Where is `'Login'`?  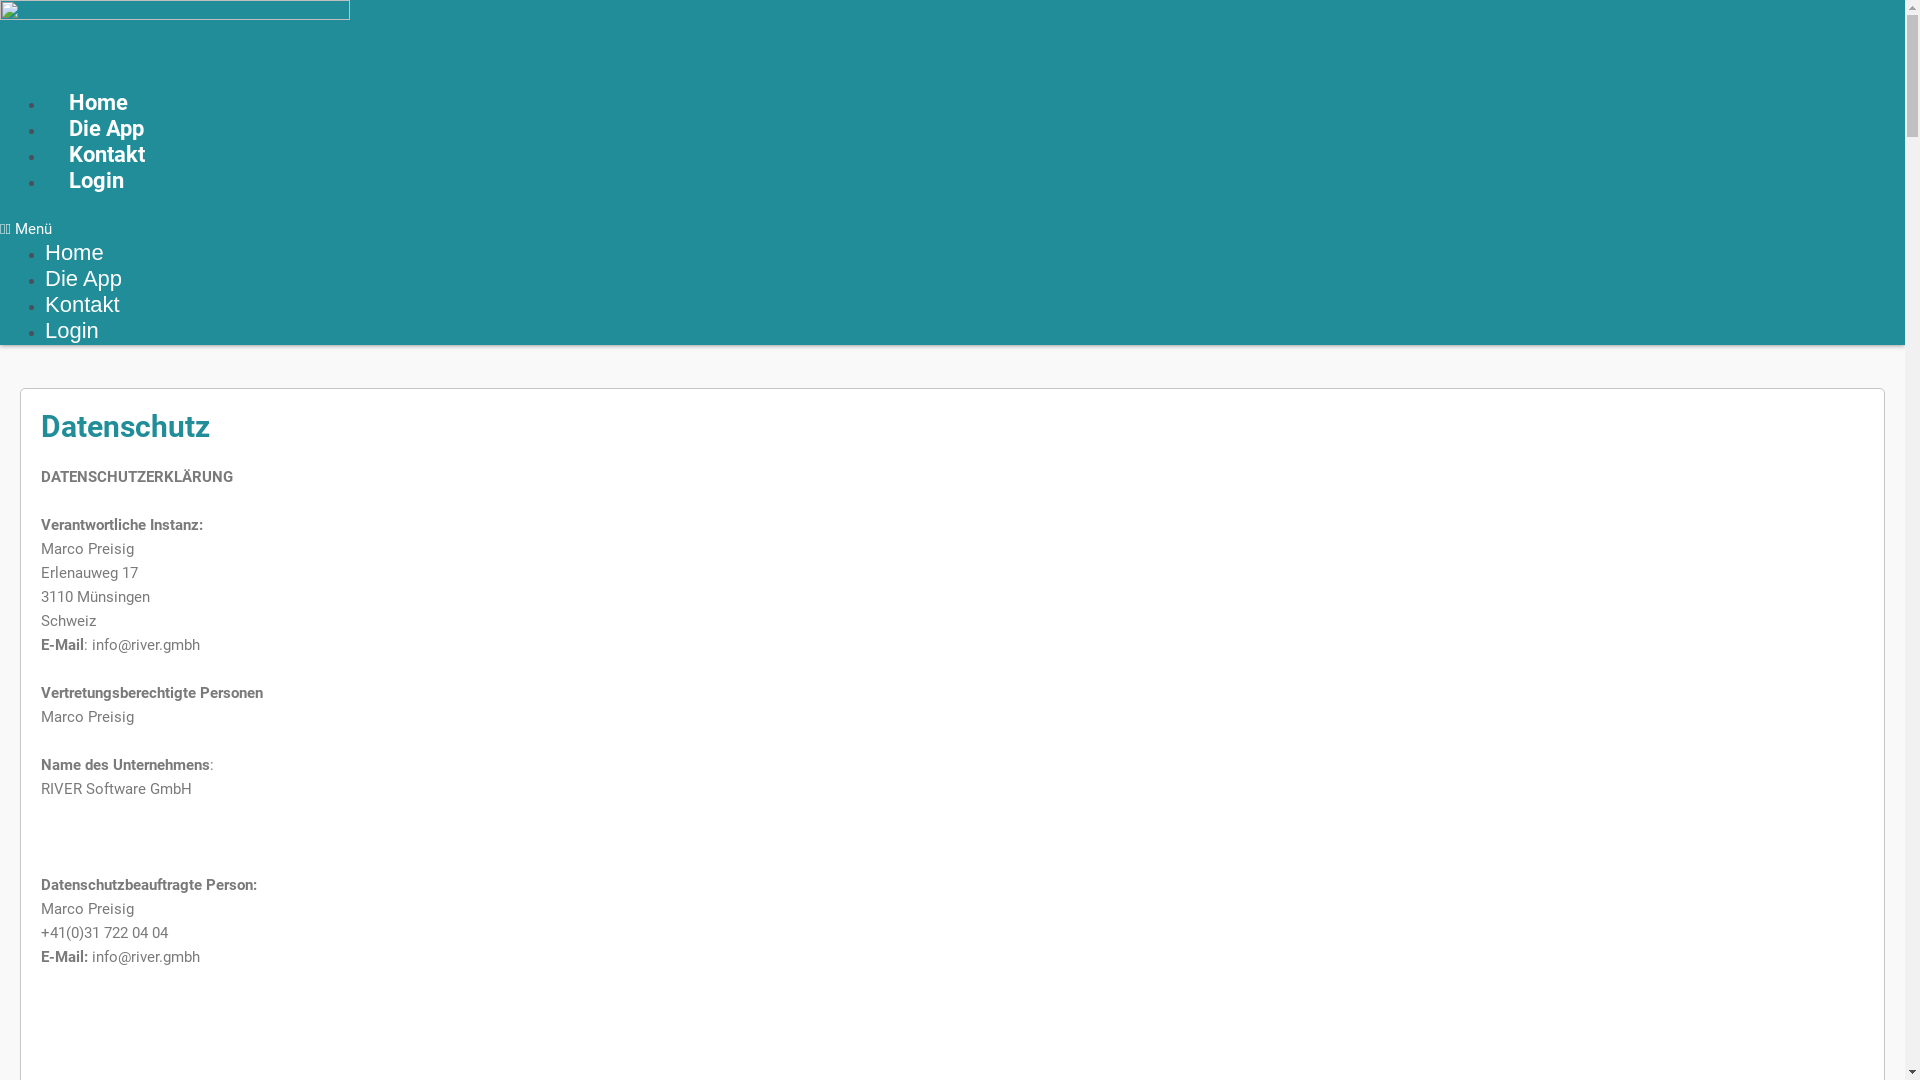 'Login' is located at coordinates (72, 329).